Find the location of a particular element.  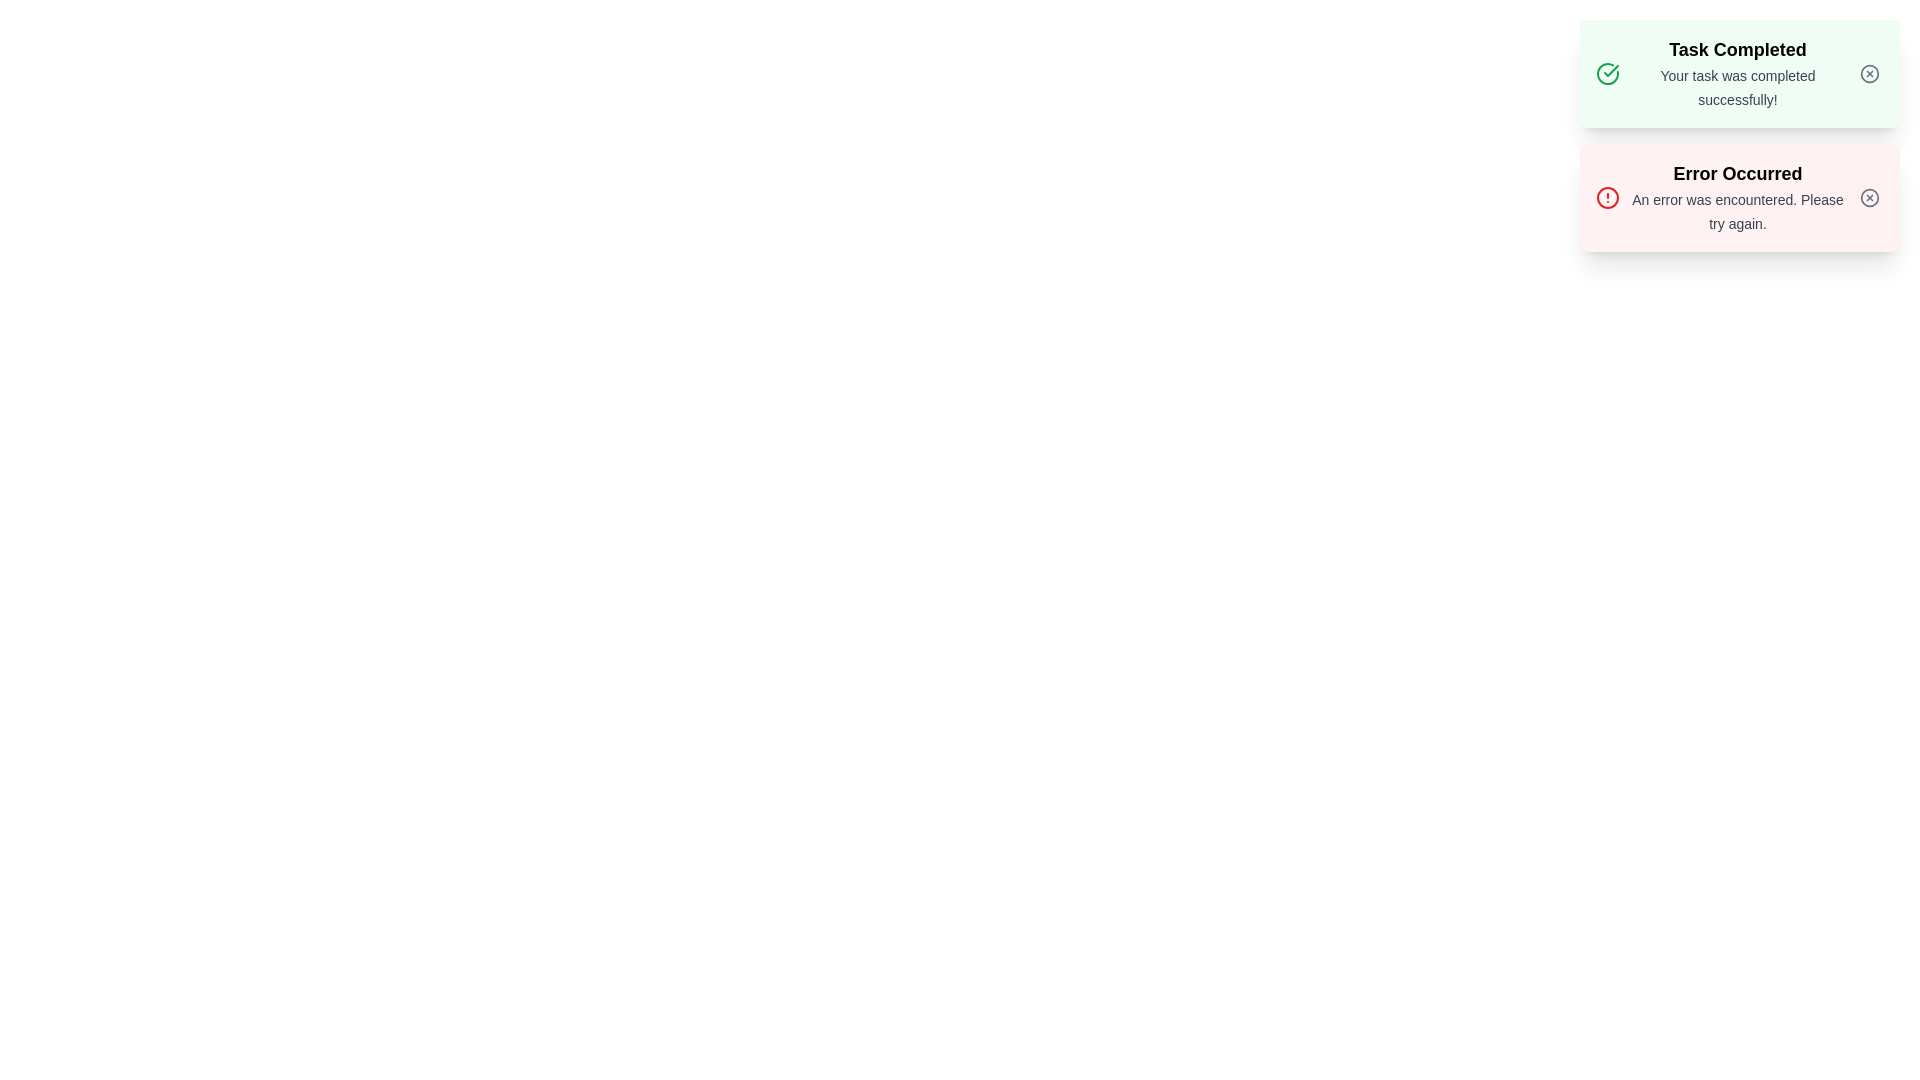

the small circular 'X' icon in gray color located in the top-right corner of the 'Error Occurred' alert box is located at coordinates (1869, 197).